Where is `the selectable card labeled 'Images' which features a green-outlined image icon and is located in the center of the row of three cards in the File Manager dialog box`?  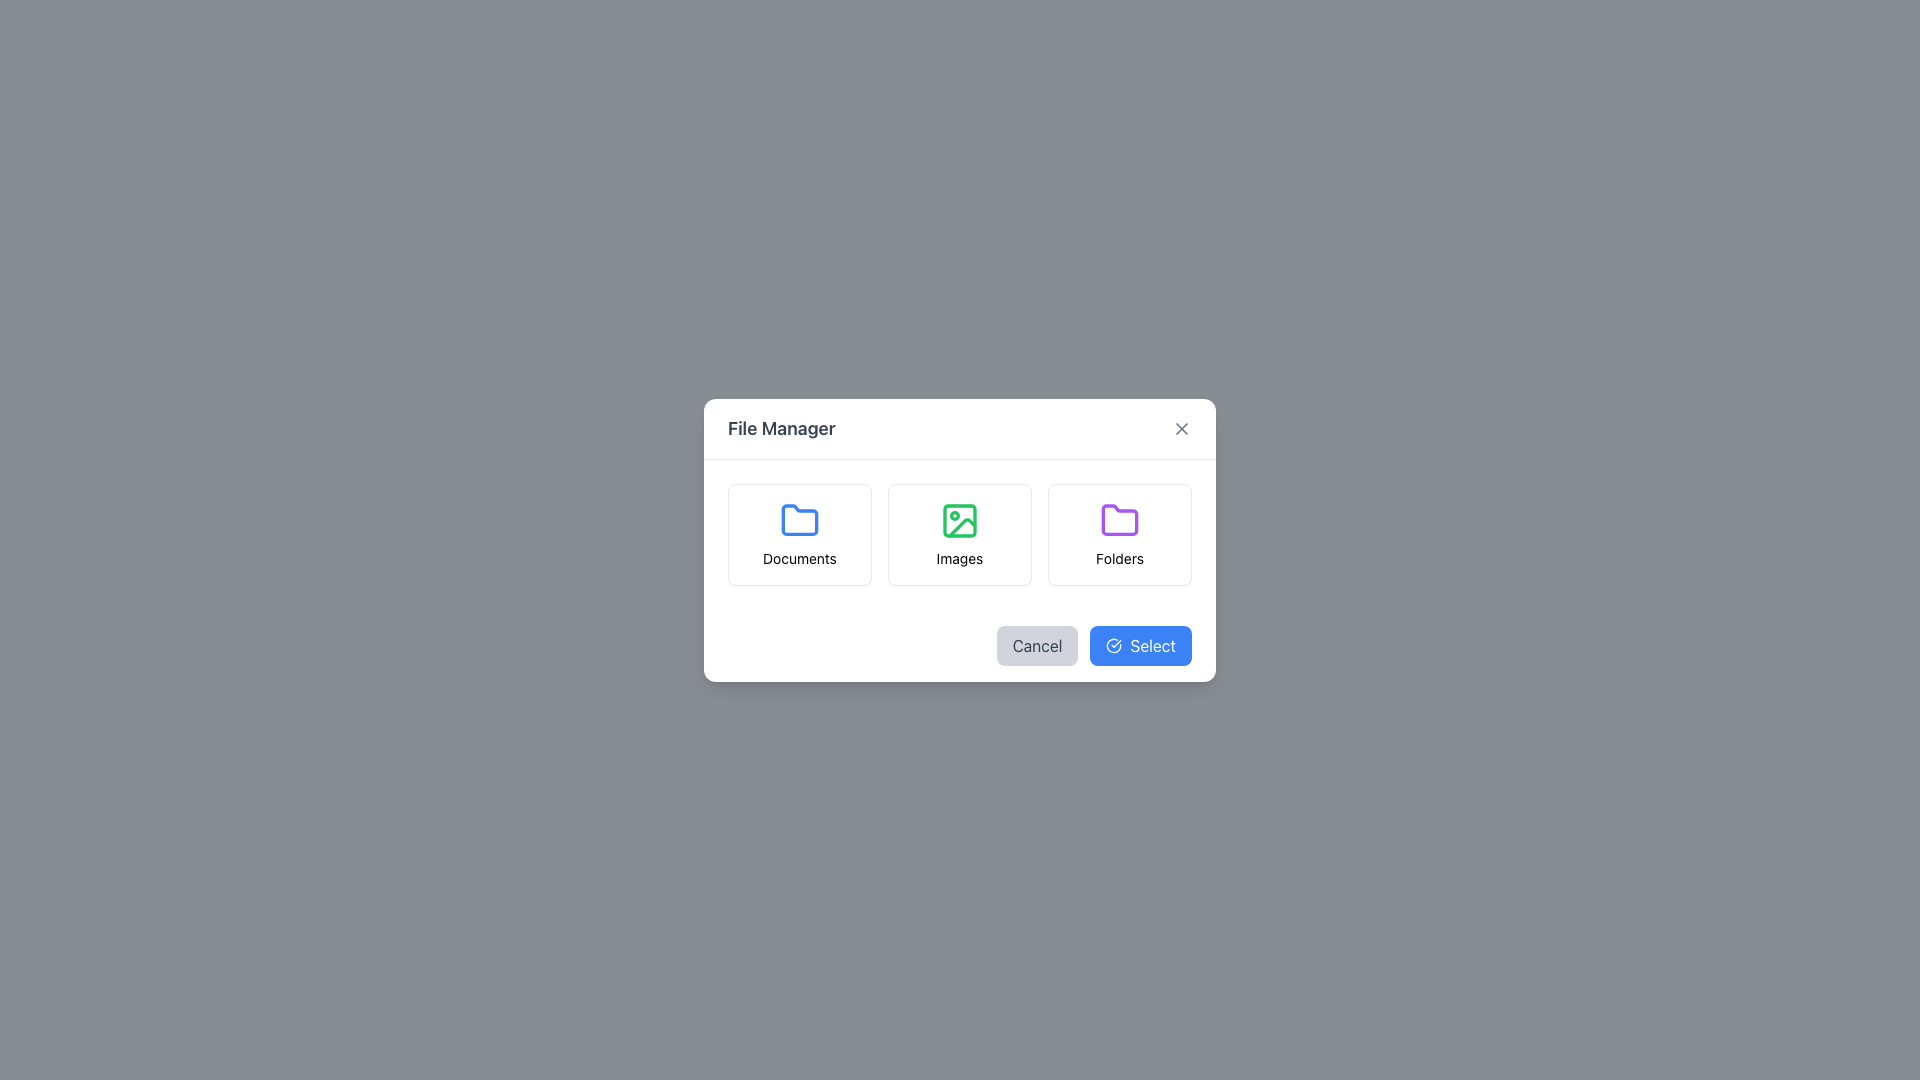
the selectable card labeled 'Images' which features a green-outlined image icon and is located in the center of the row of three cards in the File Manager dialog box is located at coordinates (960, 533).